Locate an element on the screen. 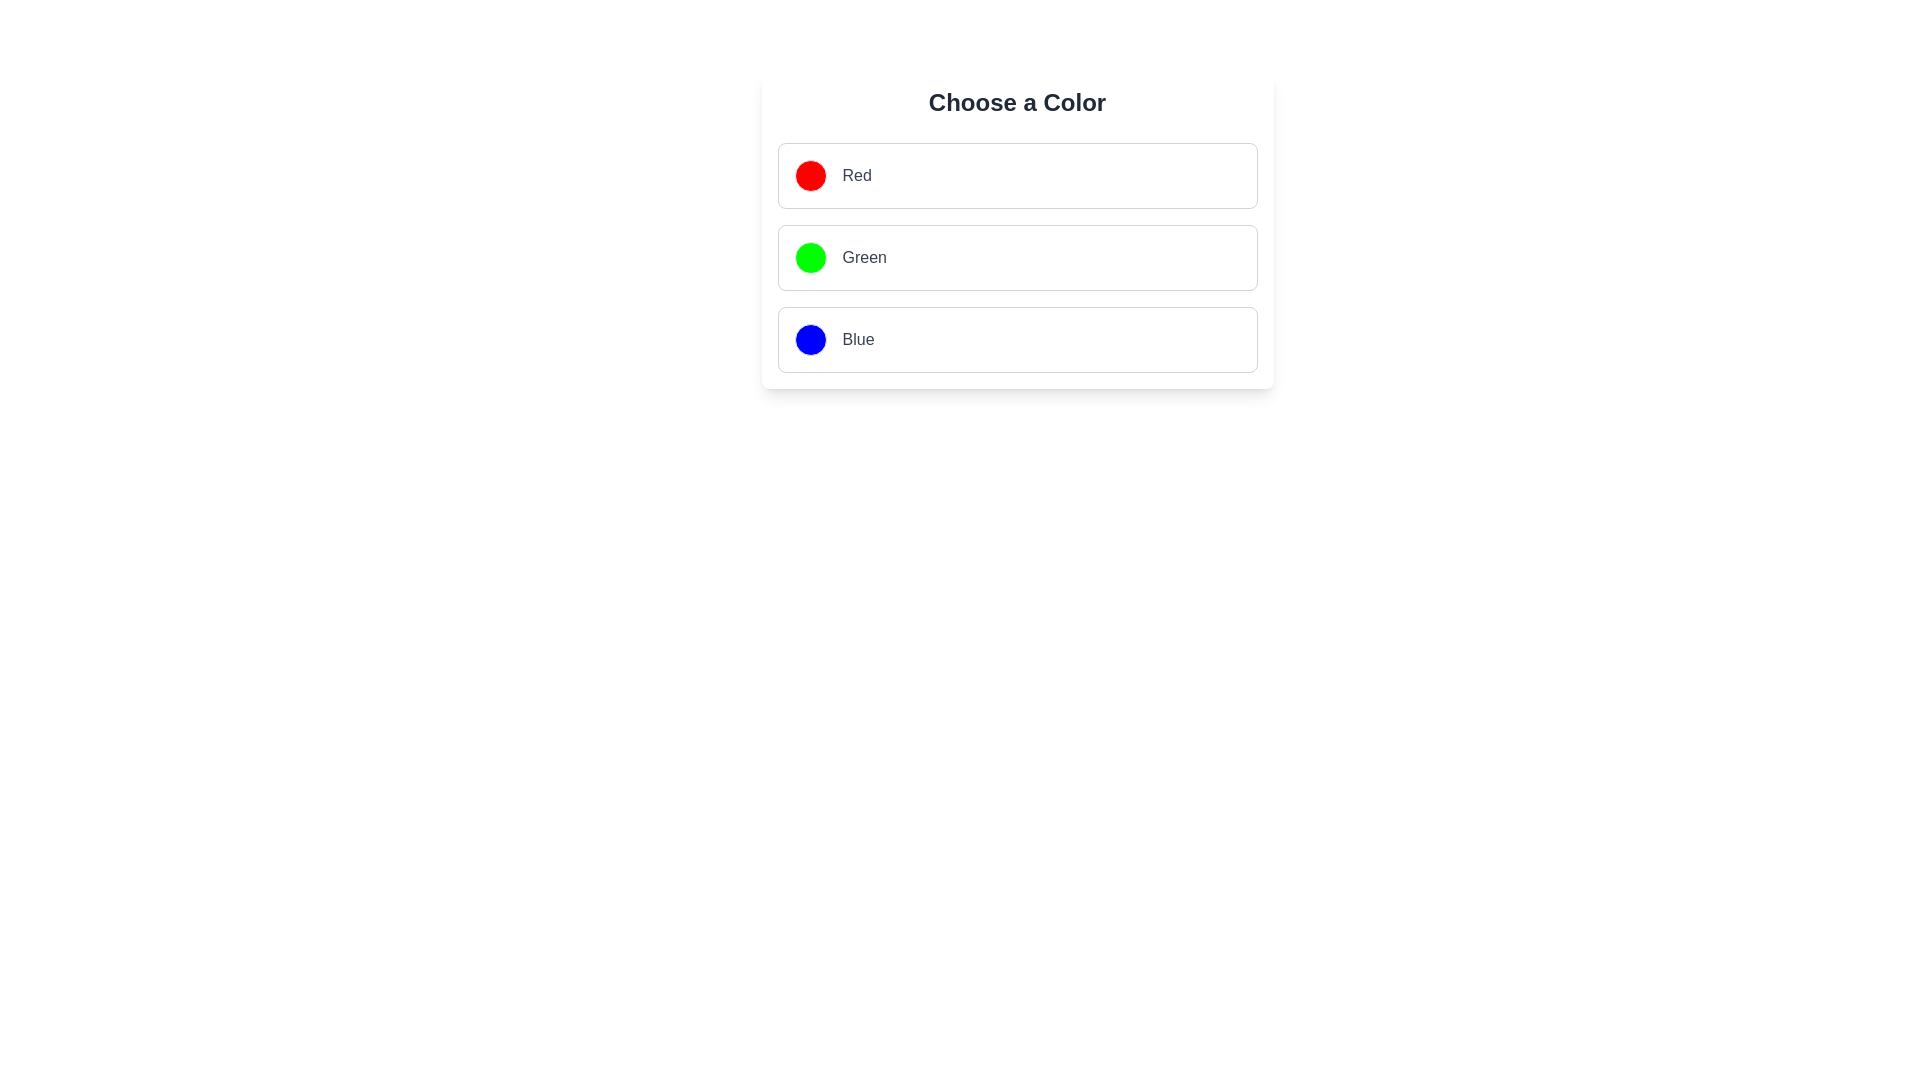 This screenshot has width=1920, height=1080. the text label reading 'Blue' which is styled with a medium-weight font and gray color, located in the third option of a vertical list of color choices, adjacent to a circular blue icon is located at coordinates (858, 338).